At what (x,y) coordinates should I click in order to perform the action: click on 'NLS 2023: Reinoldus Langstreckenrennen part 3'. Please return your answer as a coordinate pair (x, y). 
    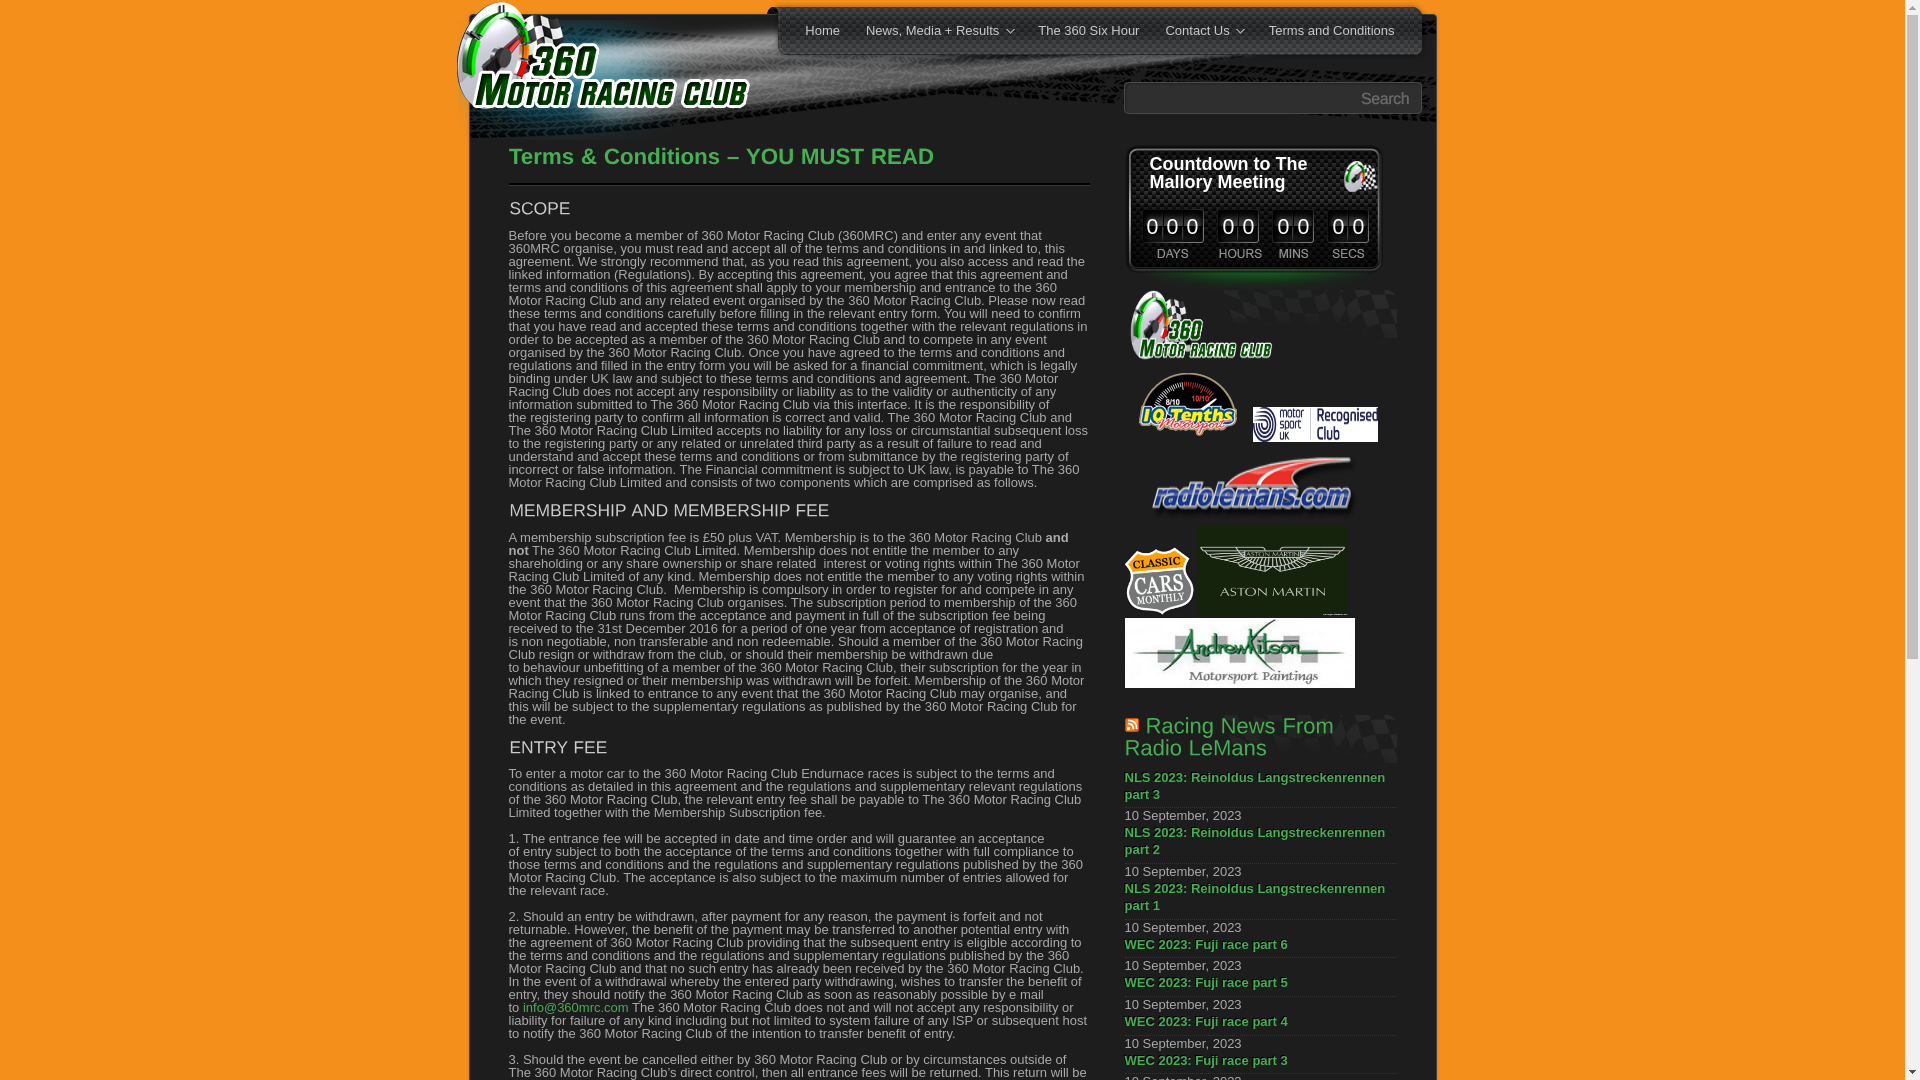
    Looking at the image, I should click on (1258, 788).